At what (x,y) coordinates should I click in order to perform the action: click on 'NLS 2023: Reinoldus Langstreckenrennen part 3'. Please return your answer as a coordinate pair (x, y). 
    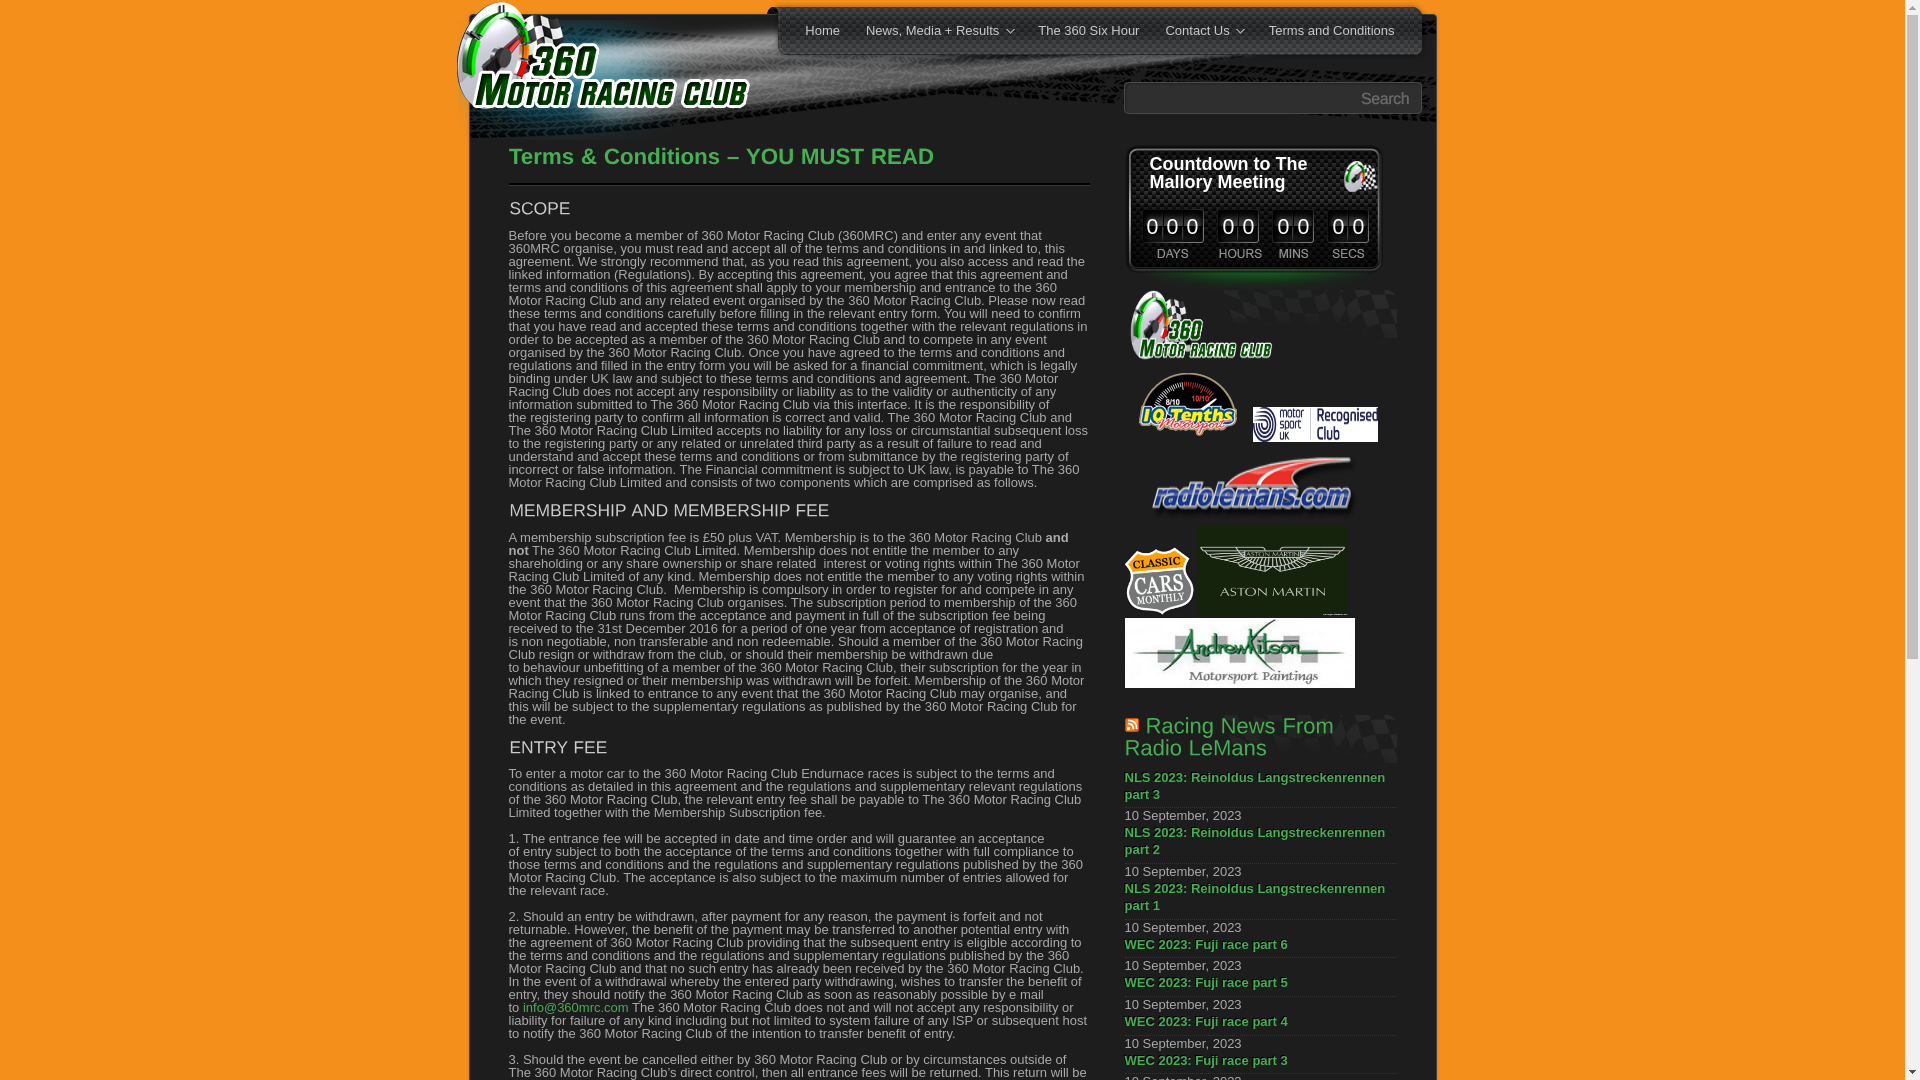
    Looking at the image, I should click on (1258, 788).